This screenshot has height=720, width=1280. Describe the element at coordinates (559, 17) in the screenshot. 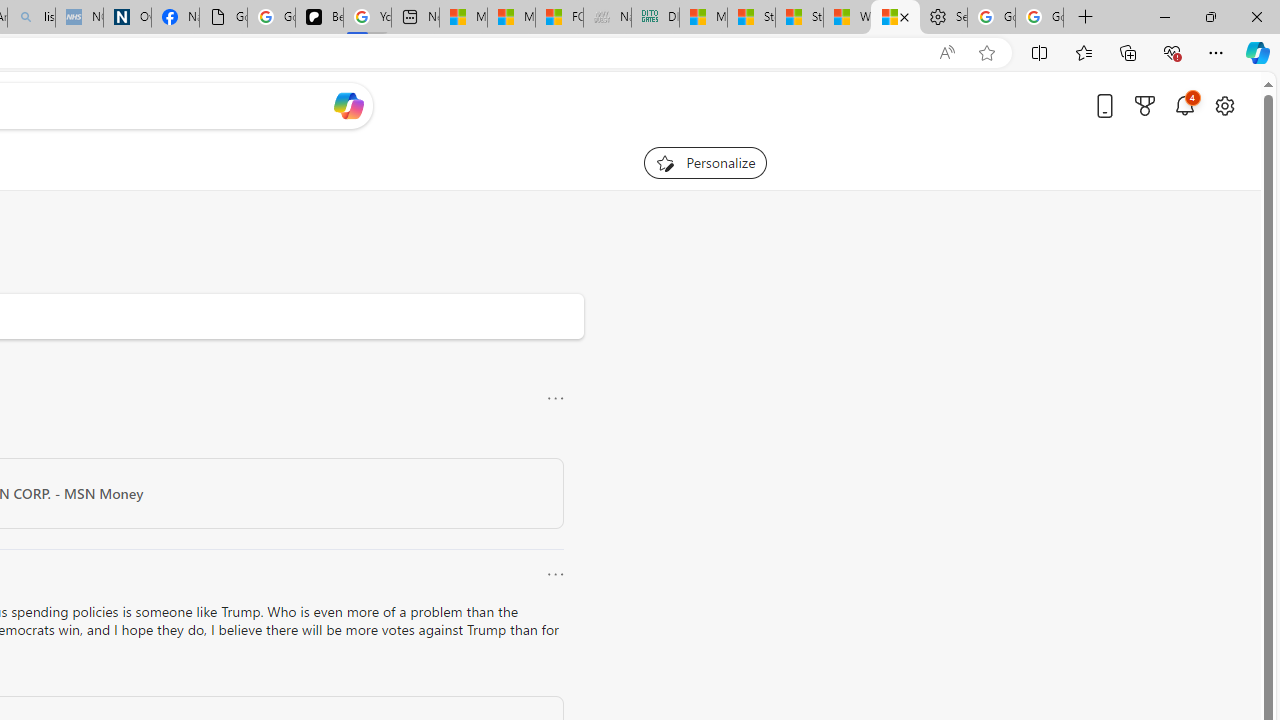

I see `'FOX News - MSN'` at that location.